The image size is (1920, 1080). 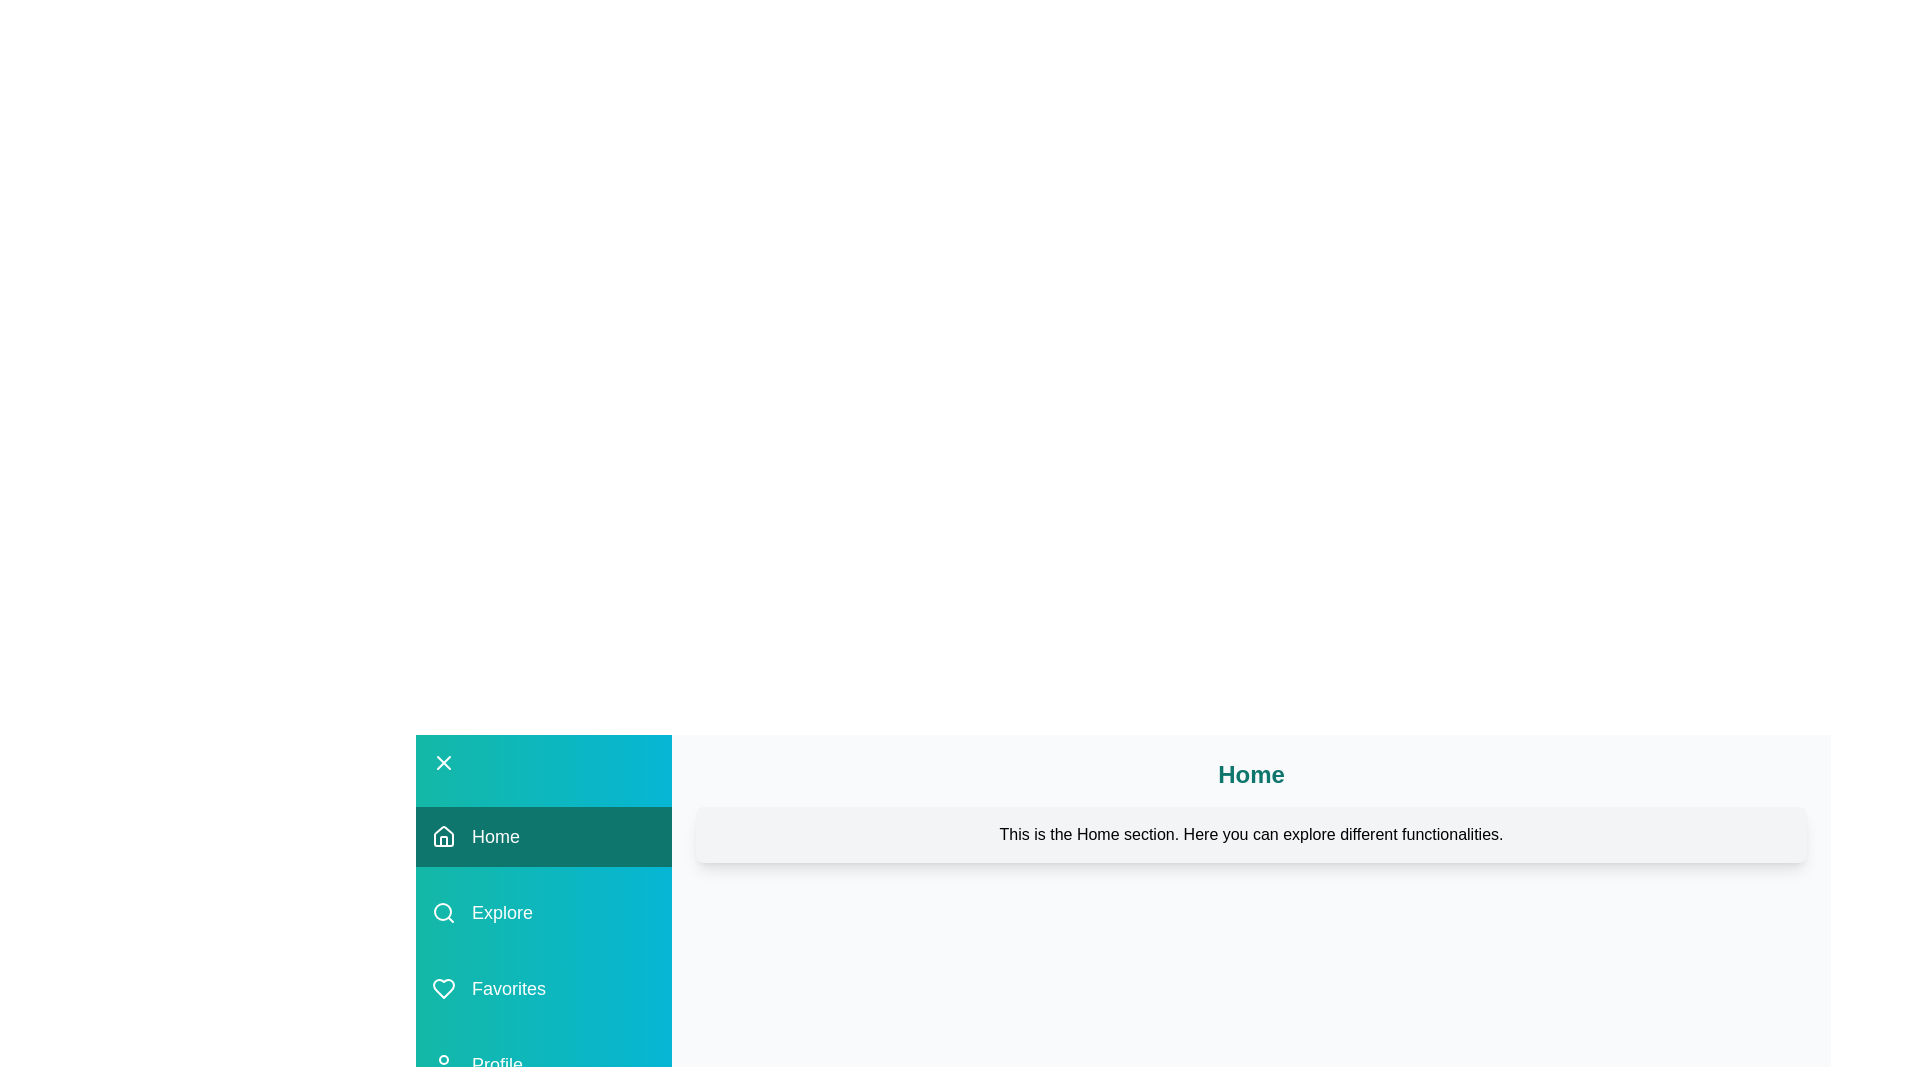 What do you see at coordinates (543, 1063) in the screenshot?
I see `the Profile section in the menu` at bounding box center [543, 1063].